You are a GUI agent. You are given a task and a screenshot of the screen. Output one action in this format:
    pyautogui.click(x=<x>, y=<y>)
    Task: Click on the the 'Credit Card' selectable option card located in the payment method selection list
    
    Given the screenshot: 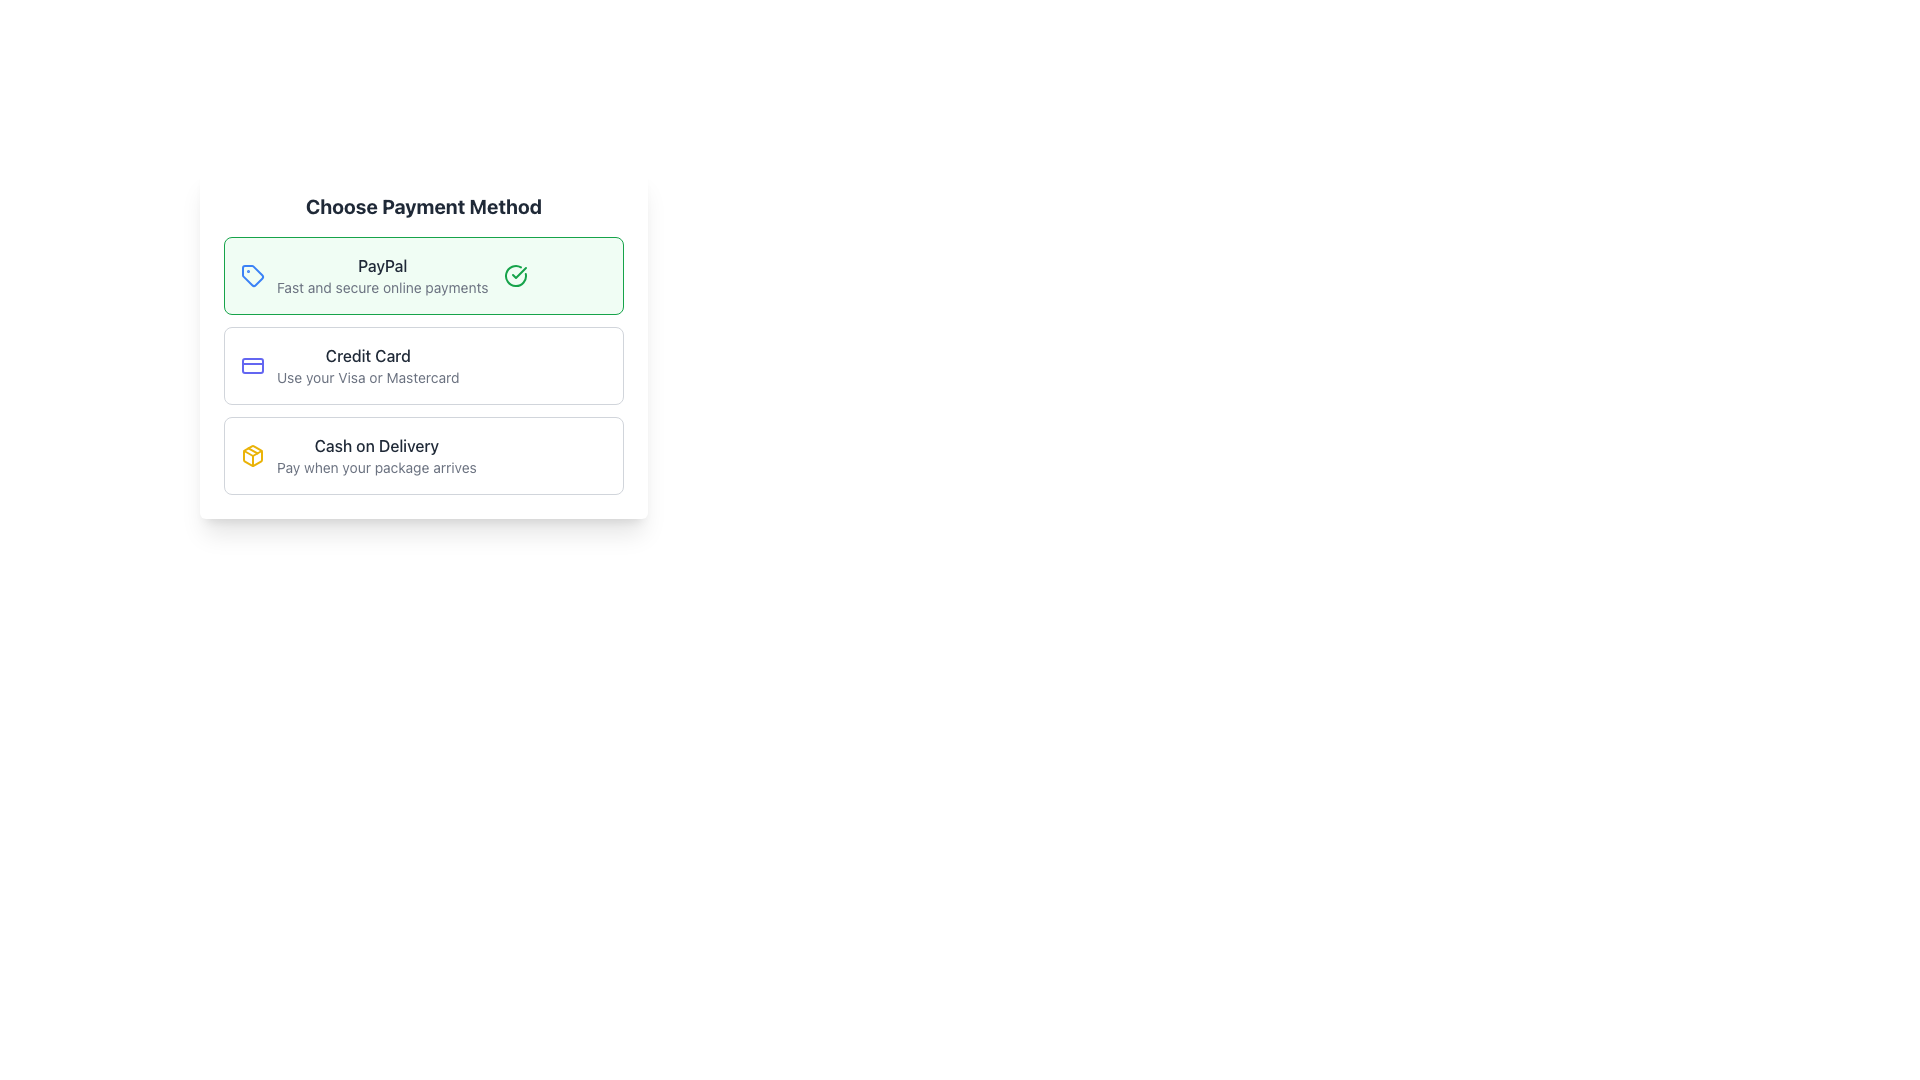 What is the action you would take?
    pyautogui.click(x=422, y=342)
    